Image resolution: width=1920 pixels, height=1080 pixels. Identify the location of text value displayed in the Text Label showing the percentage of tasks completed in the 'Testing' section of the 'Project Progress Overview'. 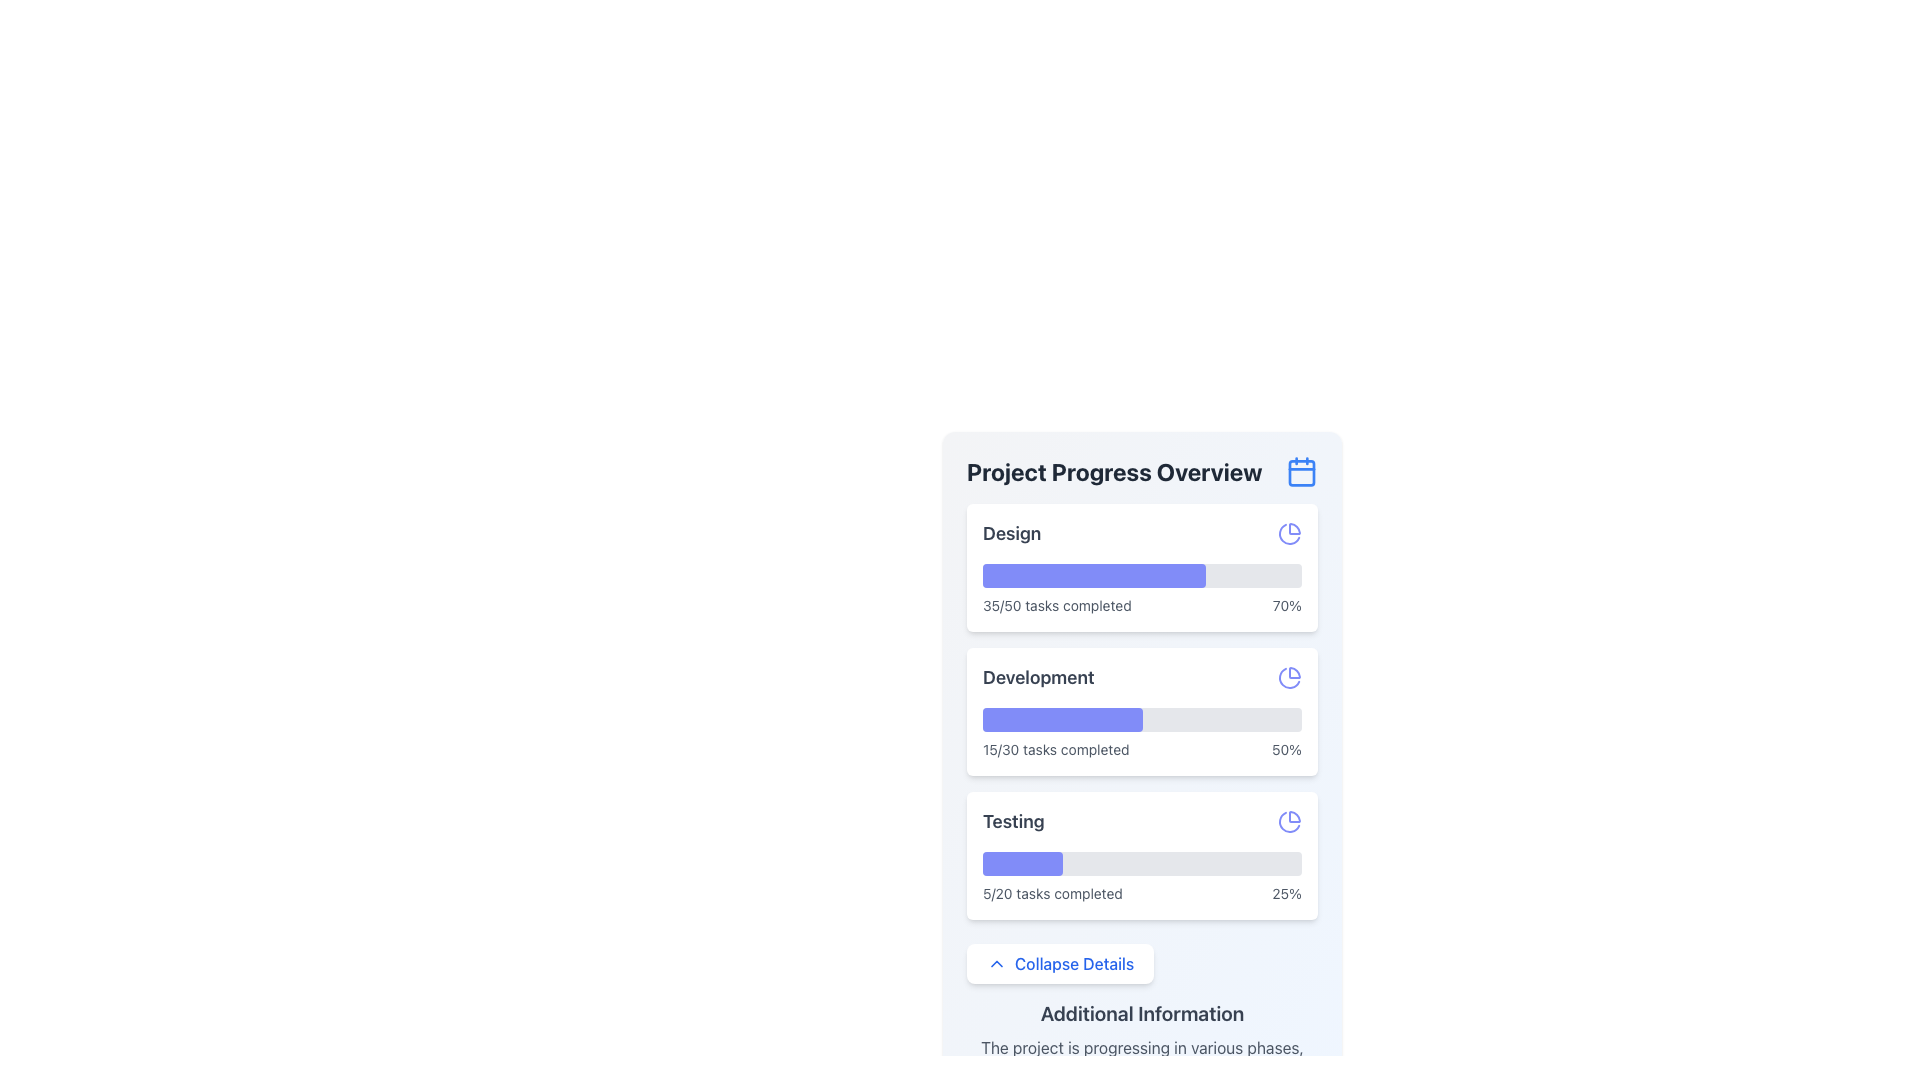
(1287, 893).